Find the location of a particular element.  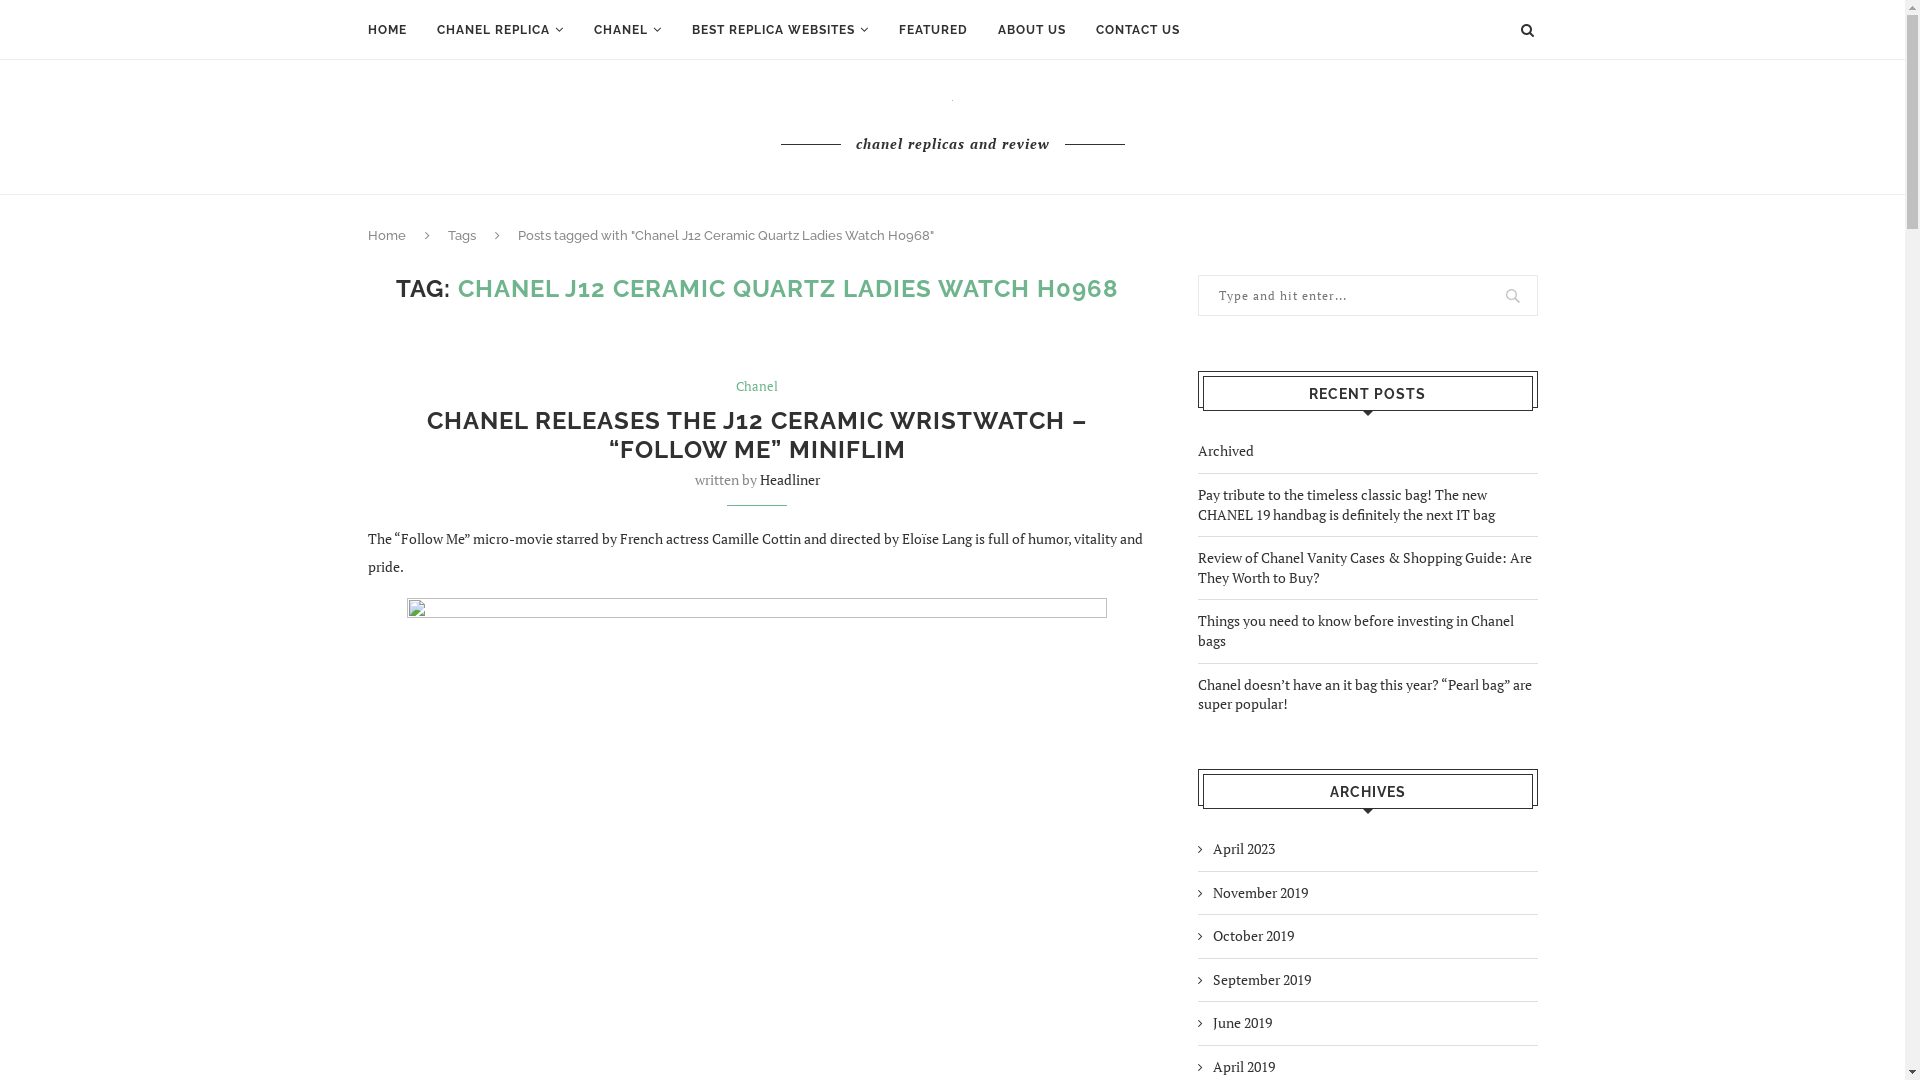

'November 2019' is located at coordinates (1251, 892).